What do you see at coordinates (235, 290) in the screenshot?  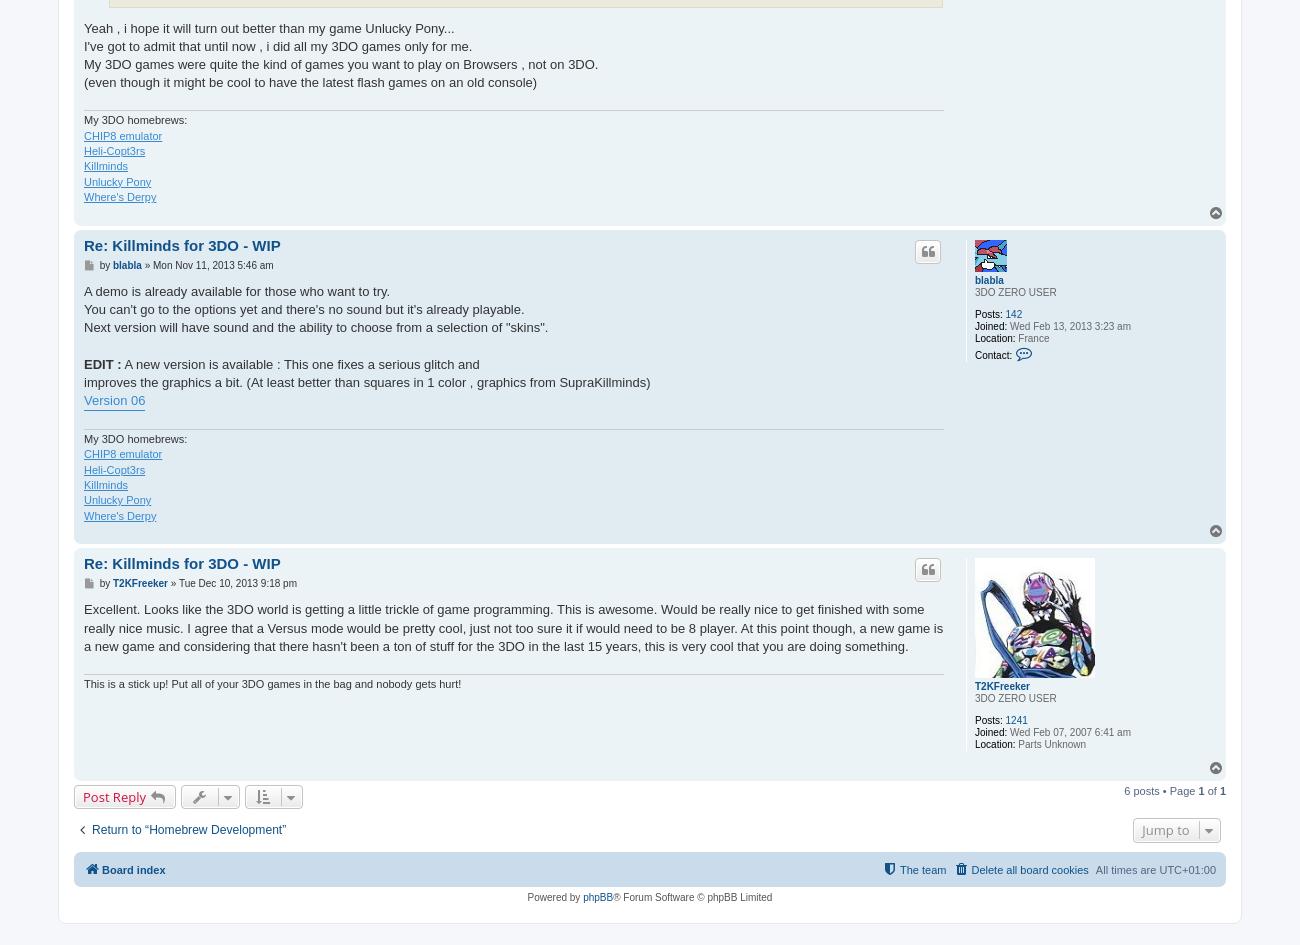 I see `'A demo is already available for those who want to try.'` at bounding box center [235, 290].